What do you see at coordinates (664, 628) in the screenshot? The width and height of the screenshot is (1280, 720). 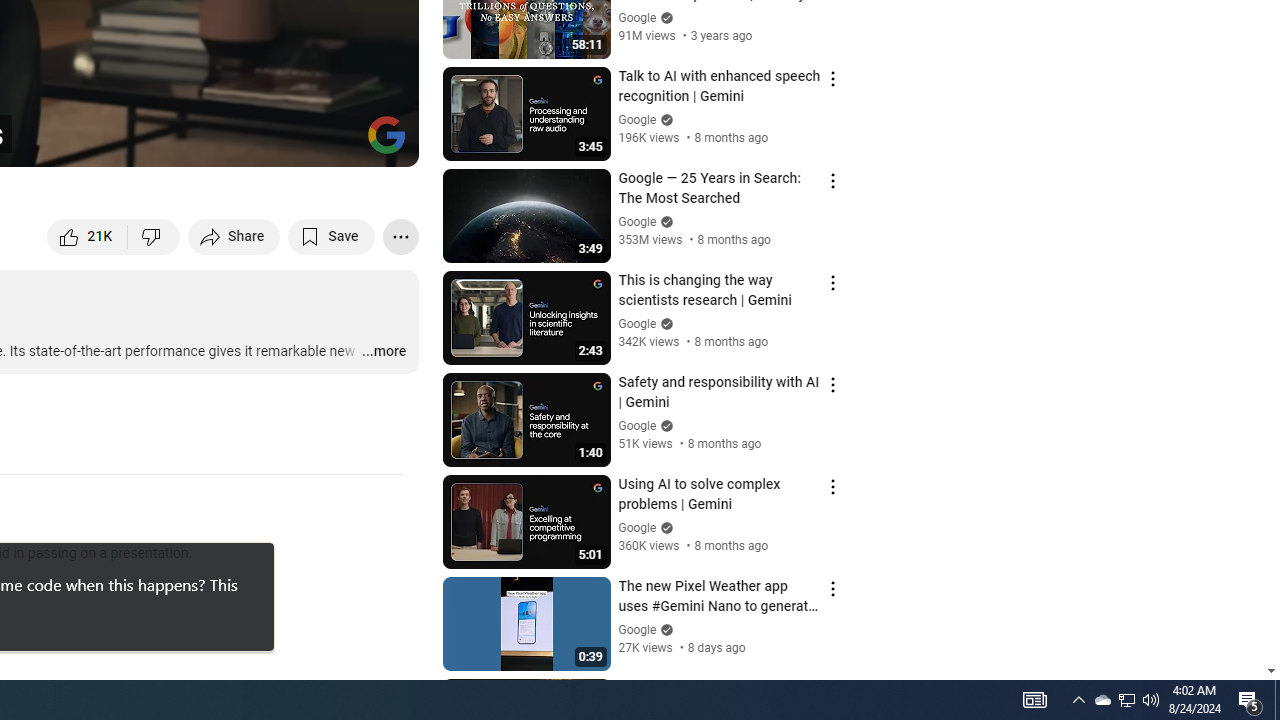 I see `'Verified'` at bounding box center [664, 628].